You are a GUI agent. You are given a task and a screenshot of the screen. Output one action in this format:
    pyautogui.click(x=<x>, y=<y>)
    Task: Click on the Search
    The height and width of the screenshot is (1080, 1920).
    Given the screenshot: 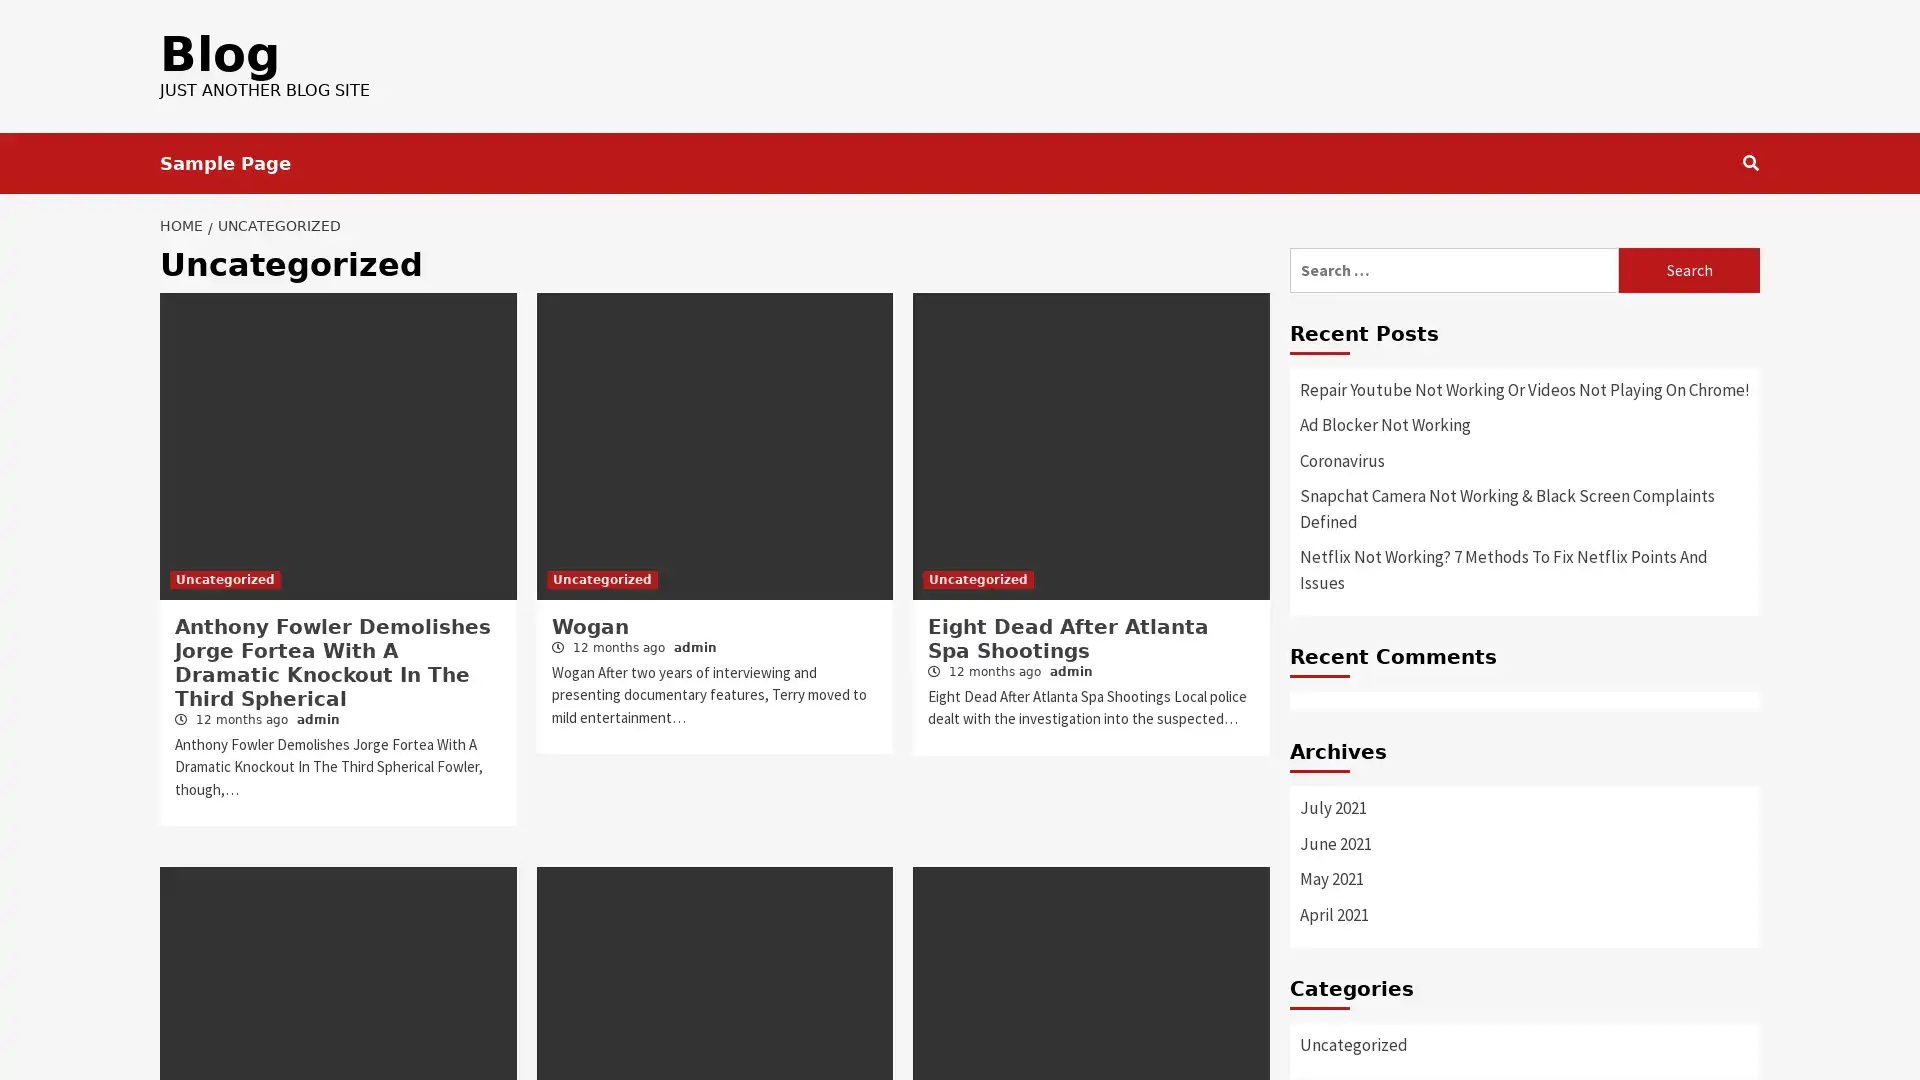 What is the action you would take?
    pyautogui.click(x=1688, y=268)
    